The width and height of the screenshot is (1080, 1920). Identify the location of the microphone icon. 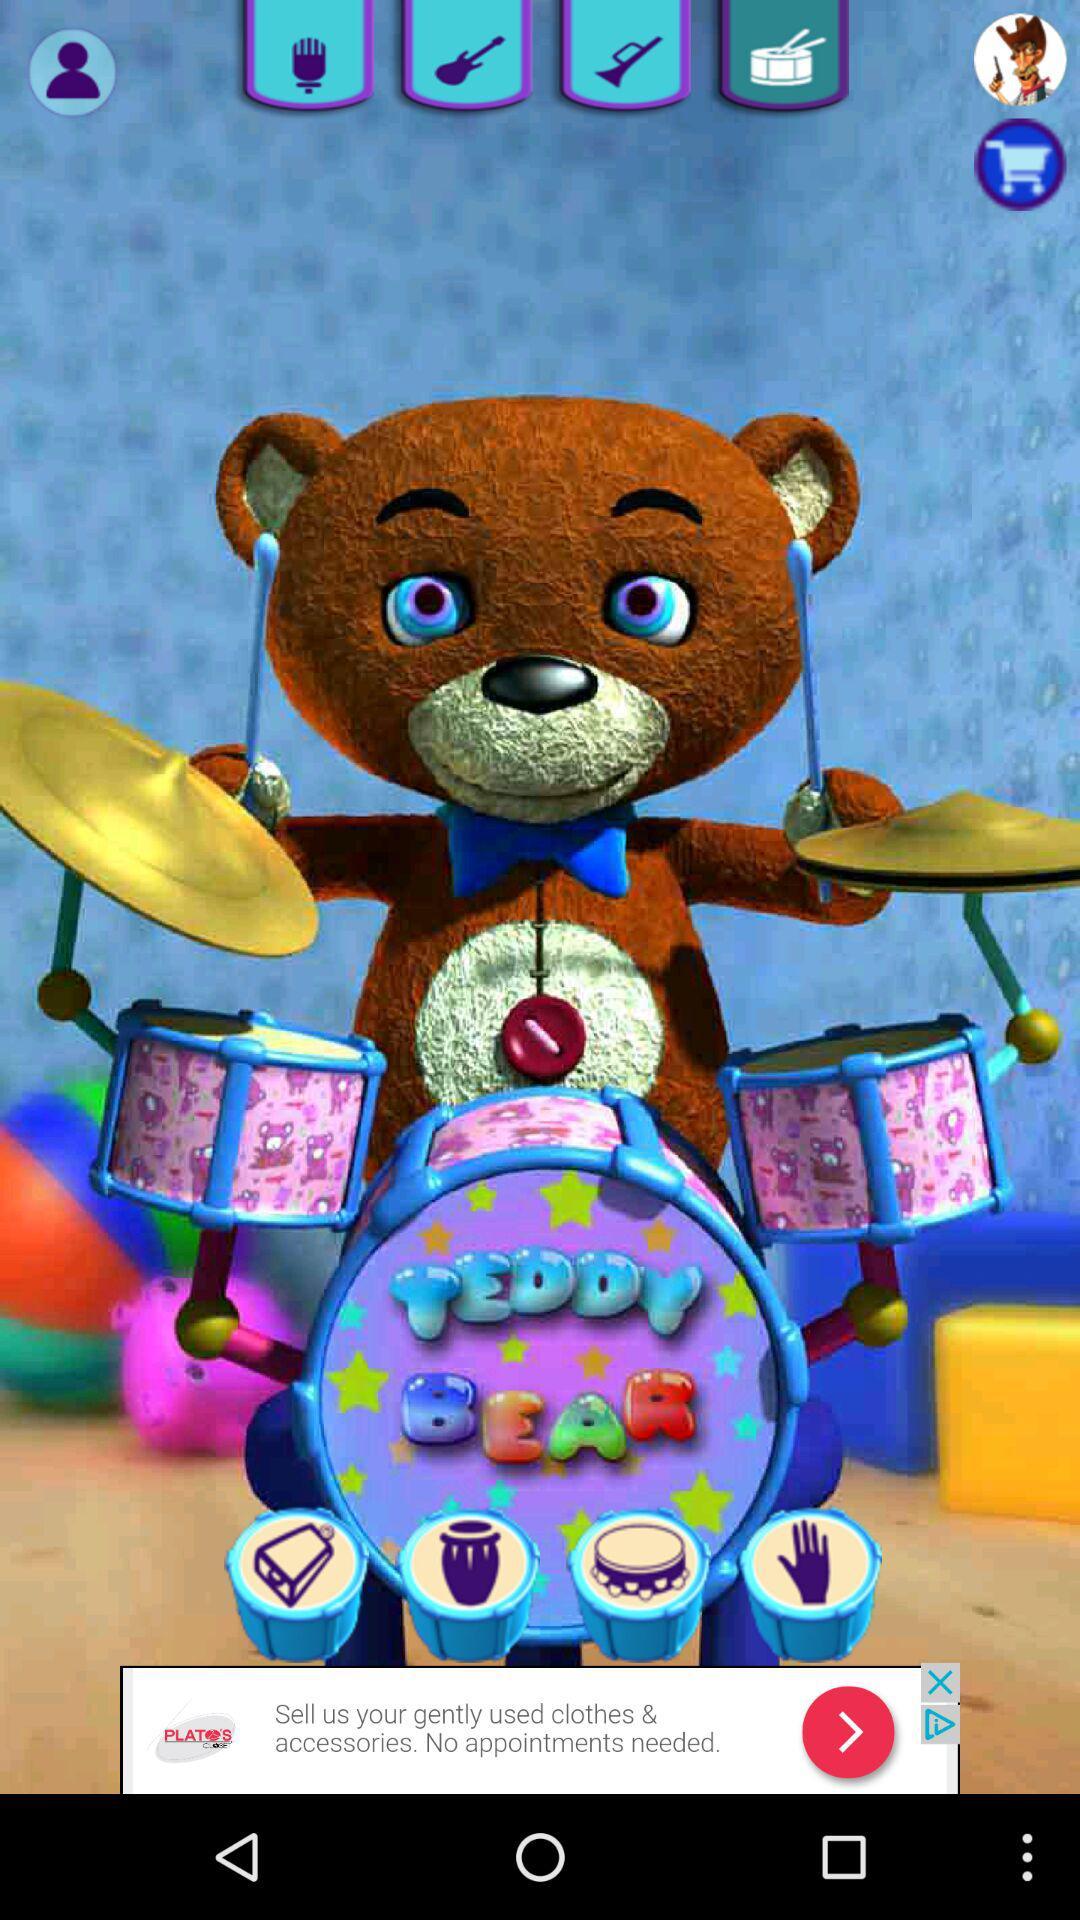
(301, 63).